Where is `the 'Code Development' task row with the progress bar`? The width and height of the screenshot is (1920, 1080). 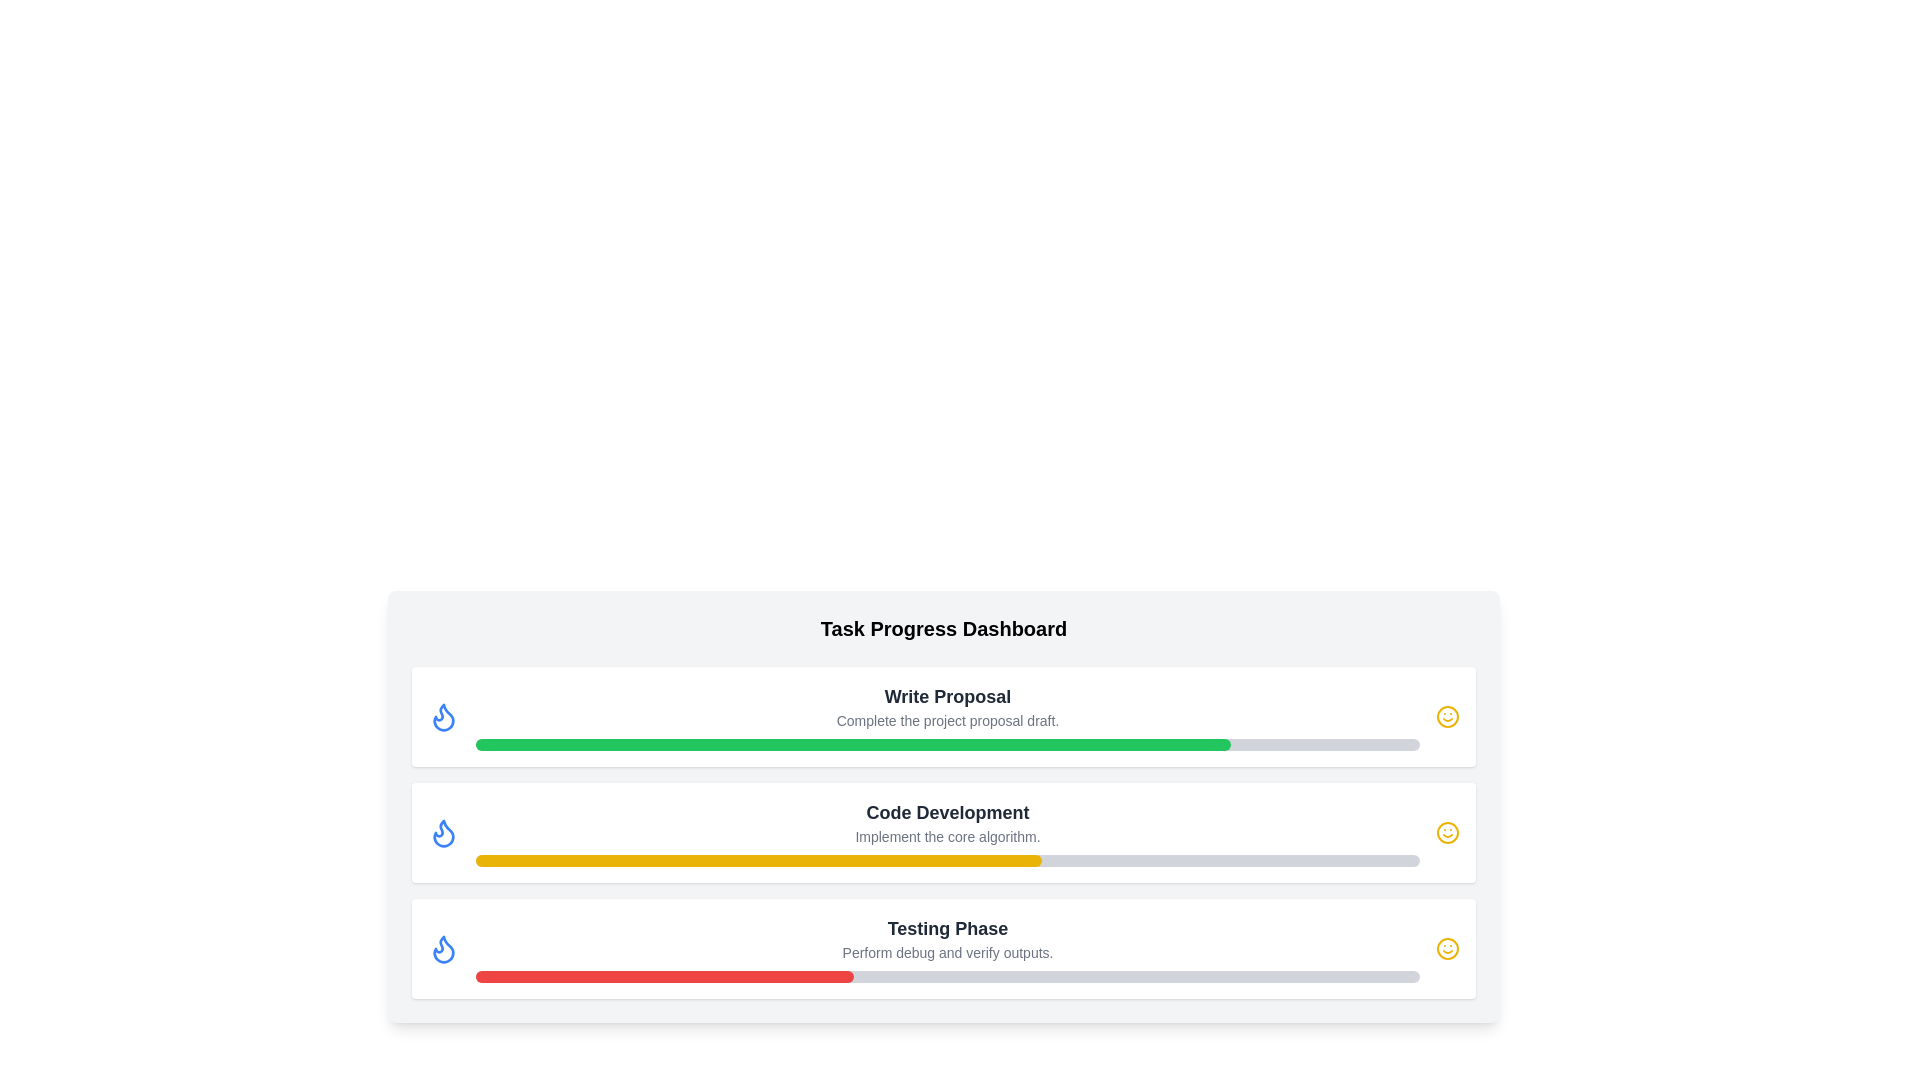
the 'Code Development' task row with the progress bar is located at coordinates (947, 833).